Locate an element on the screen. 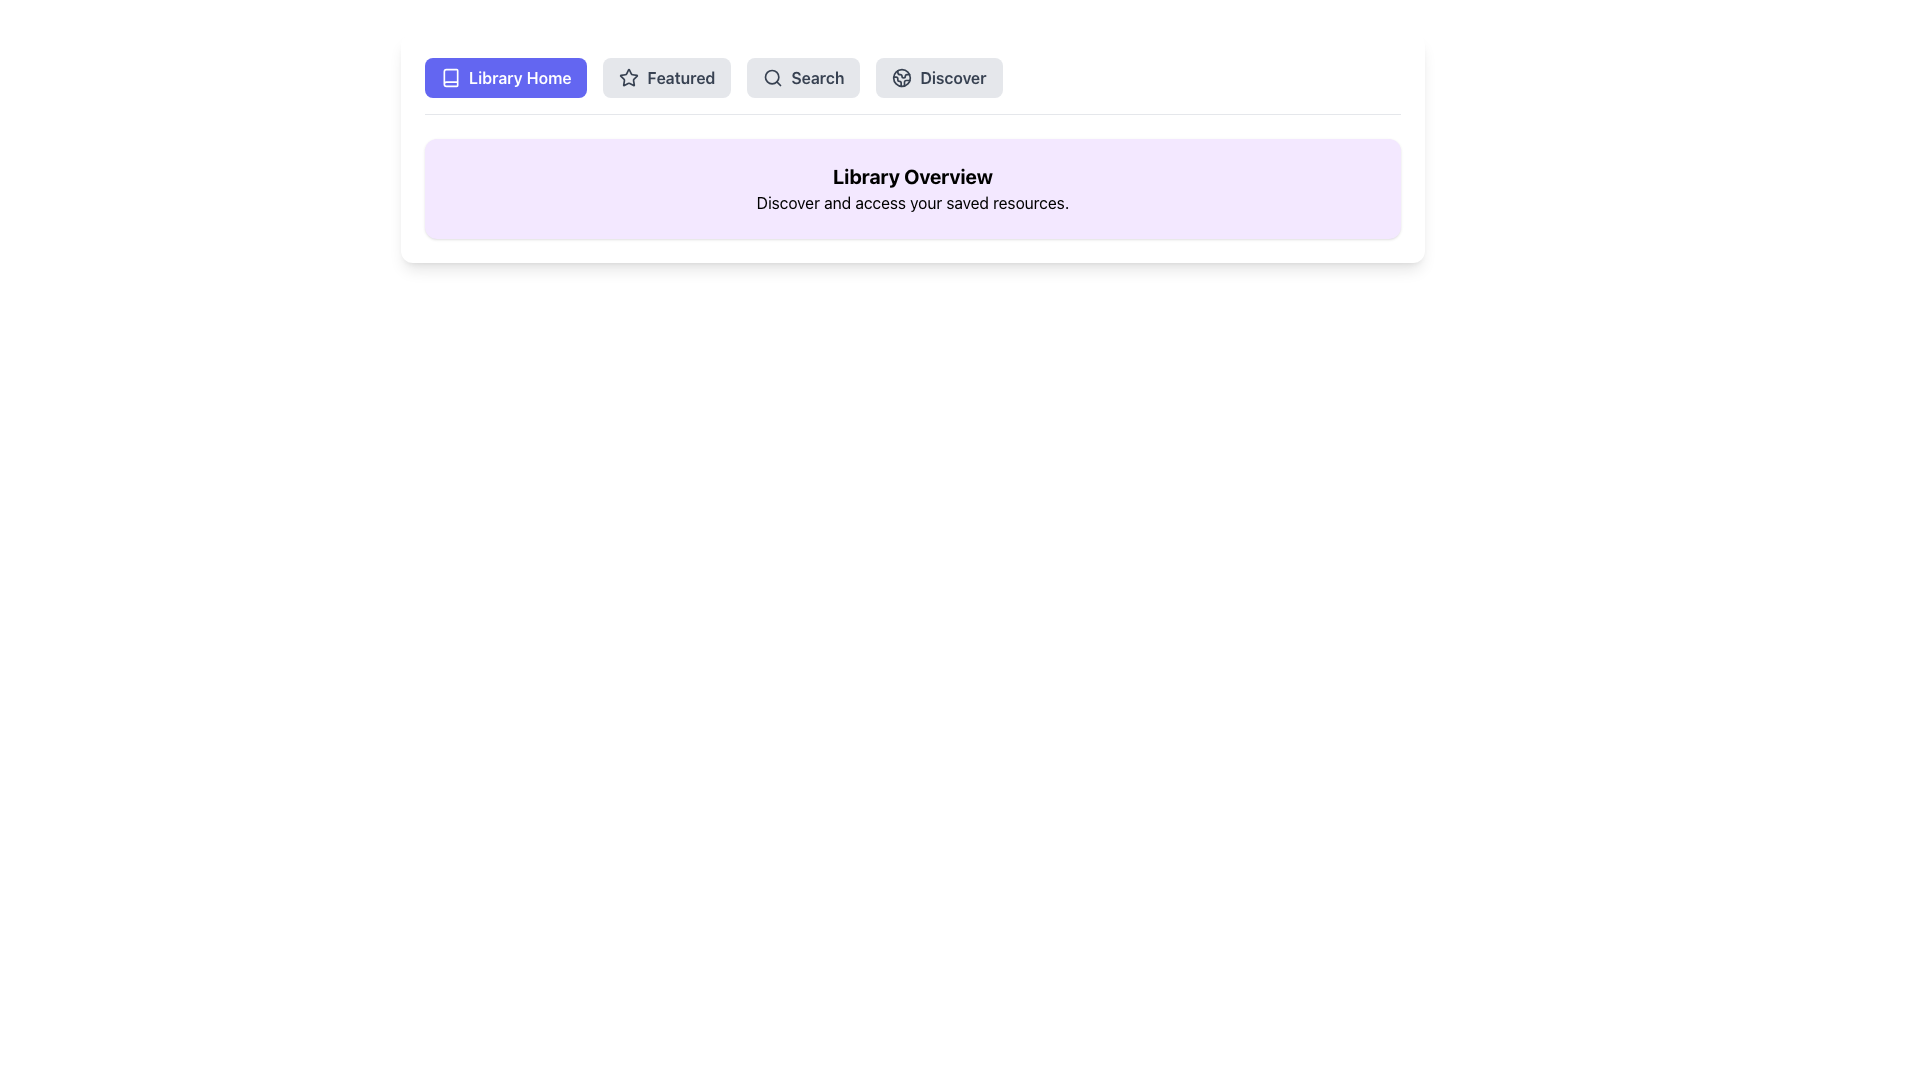 Image resolution: width=1920 pixels, height=1080 pixels. the circular SVG element representing a search feature, located in the header section of the layout is located at coordinates (771, 76).